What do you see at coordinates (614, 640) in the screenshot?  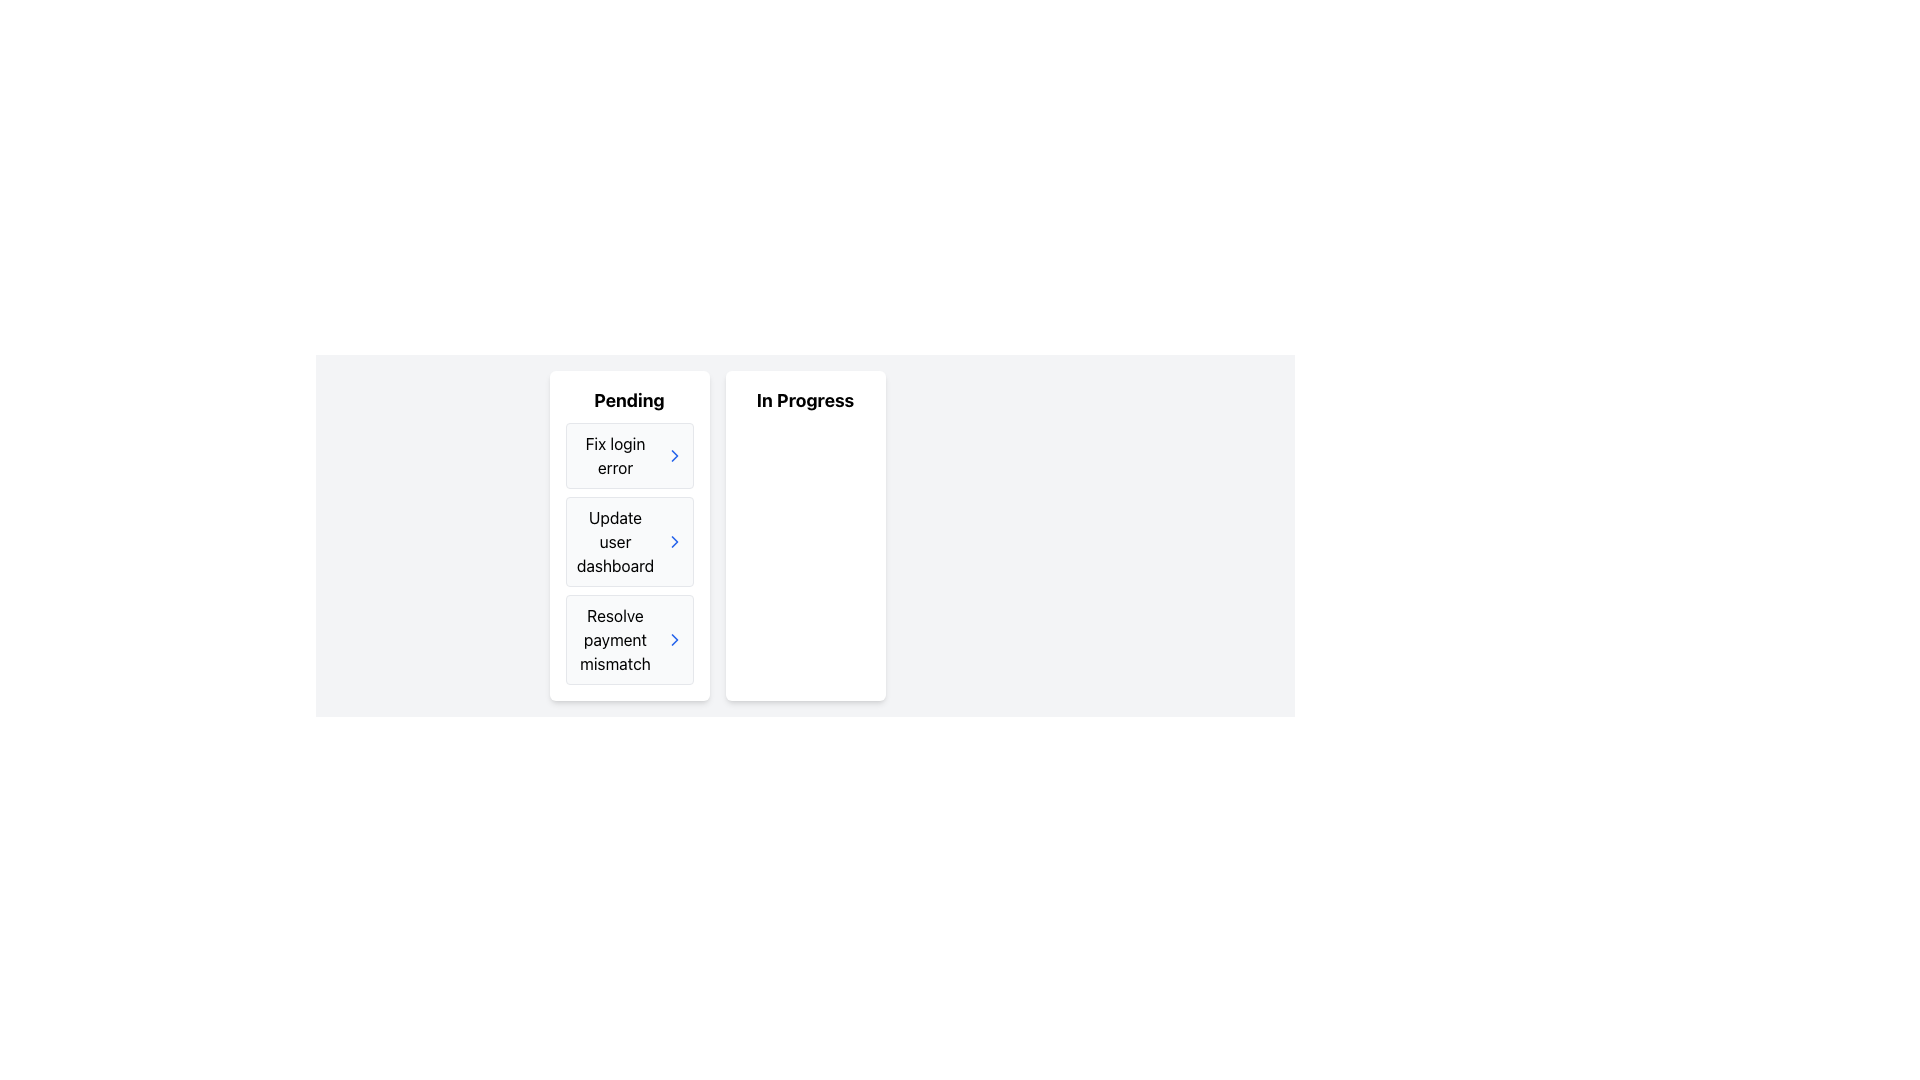 I see `the Text Label that describes resolving payment mismatches, located in the third position under the 'Pending' column, directly below 'Update user dashboard'` at bounding box center [614, 640].